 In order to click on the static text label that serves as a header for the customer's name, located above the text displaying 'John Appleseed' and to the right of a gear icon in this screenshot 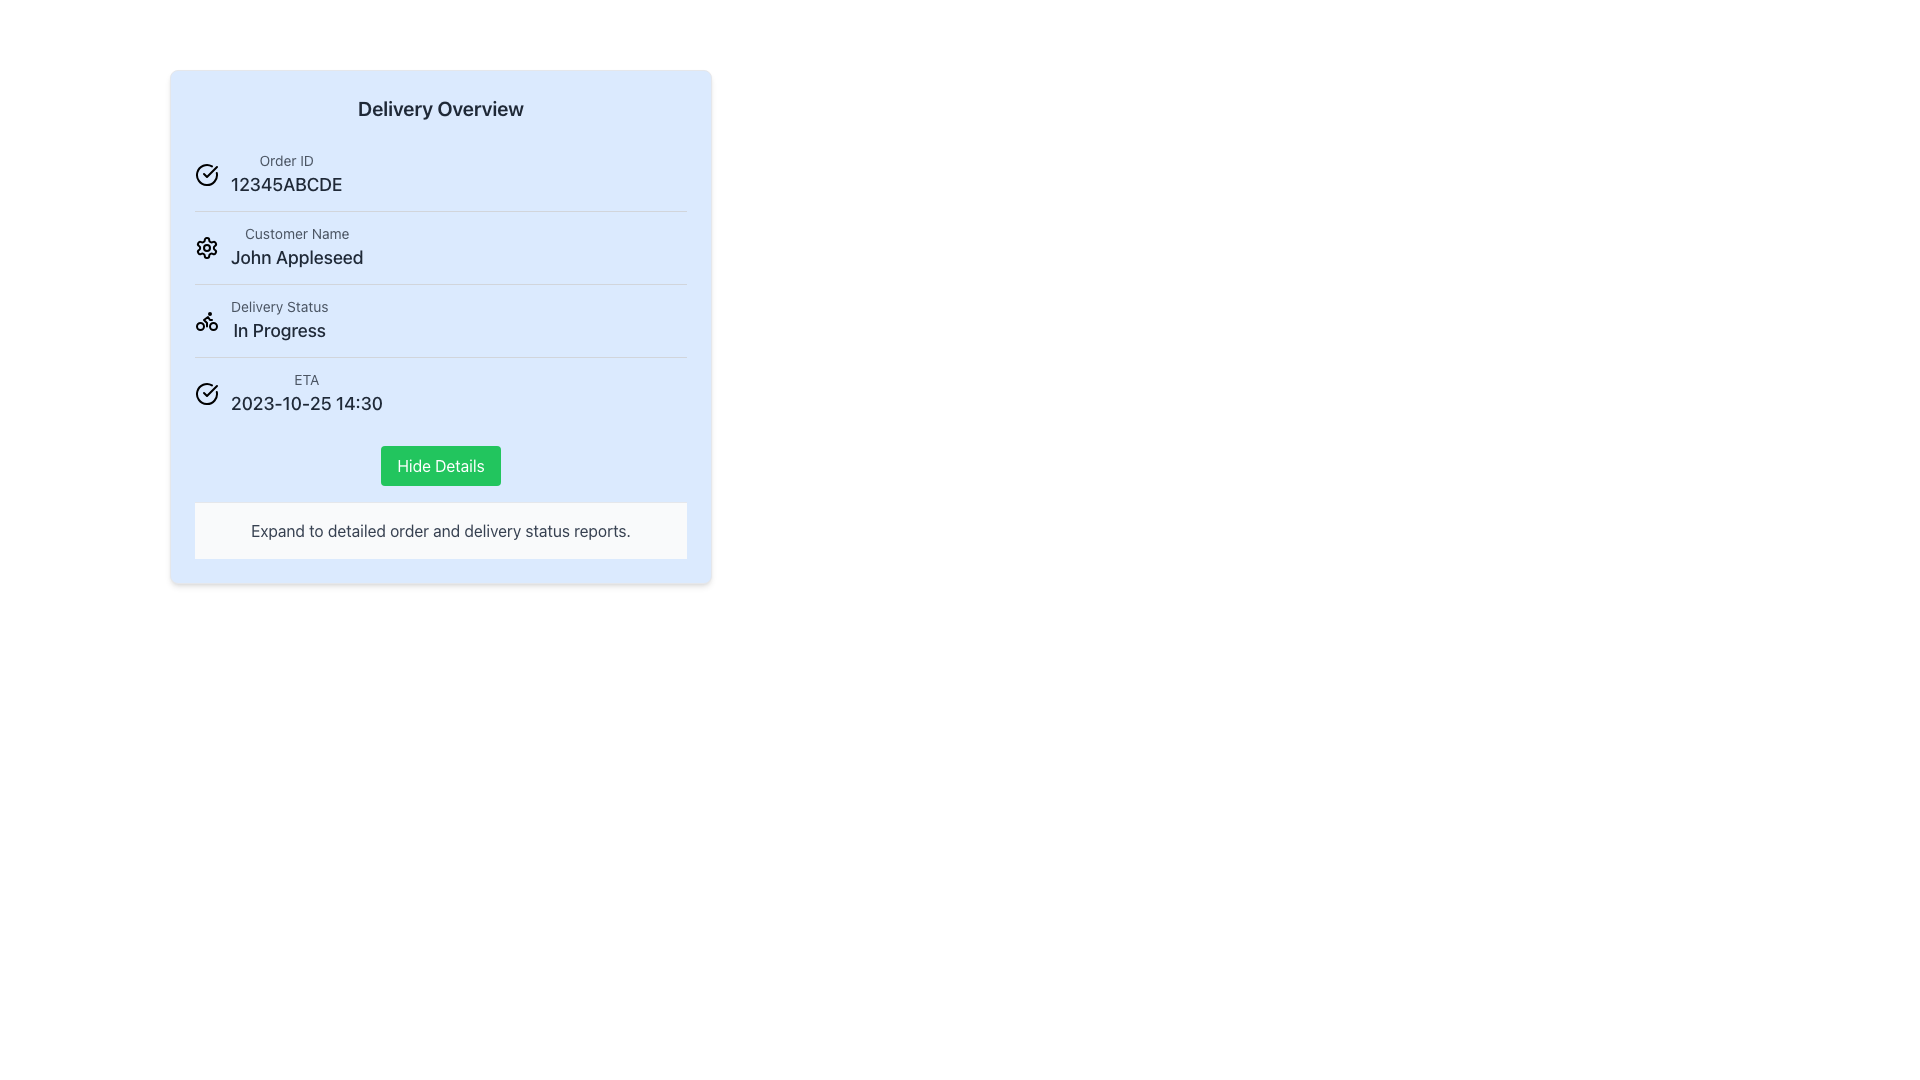, I will do `click(296, 233)`.